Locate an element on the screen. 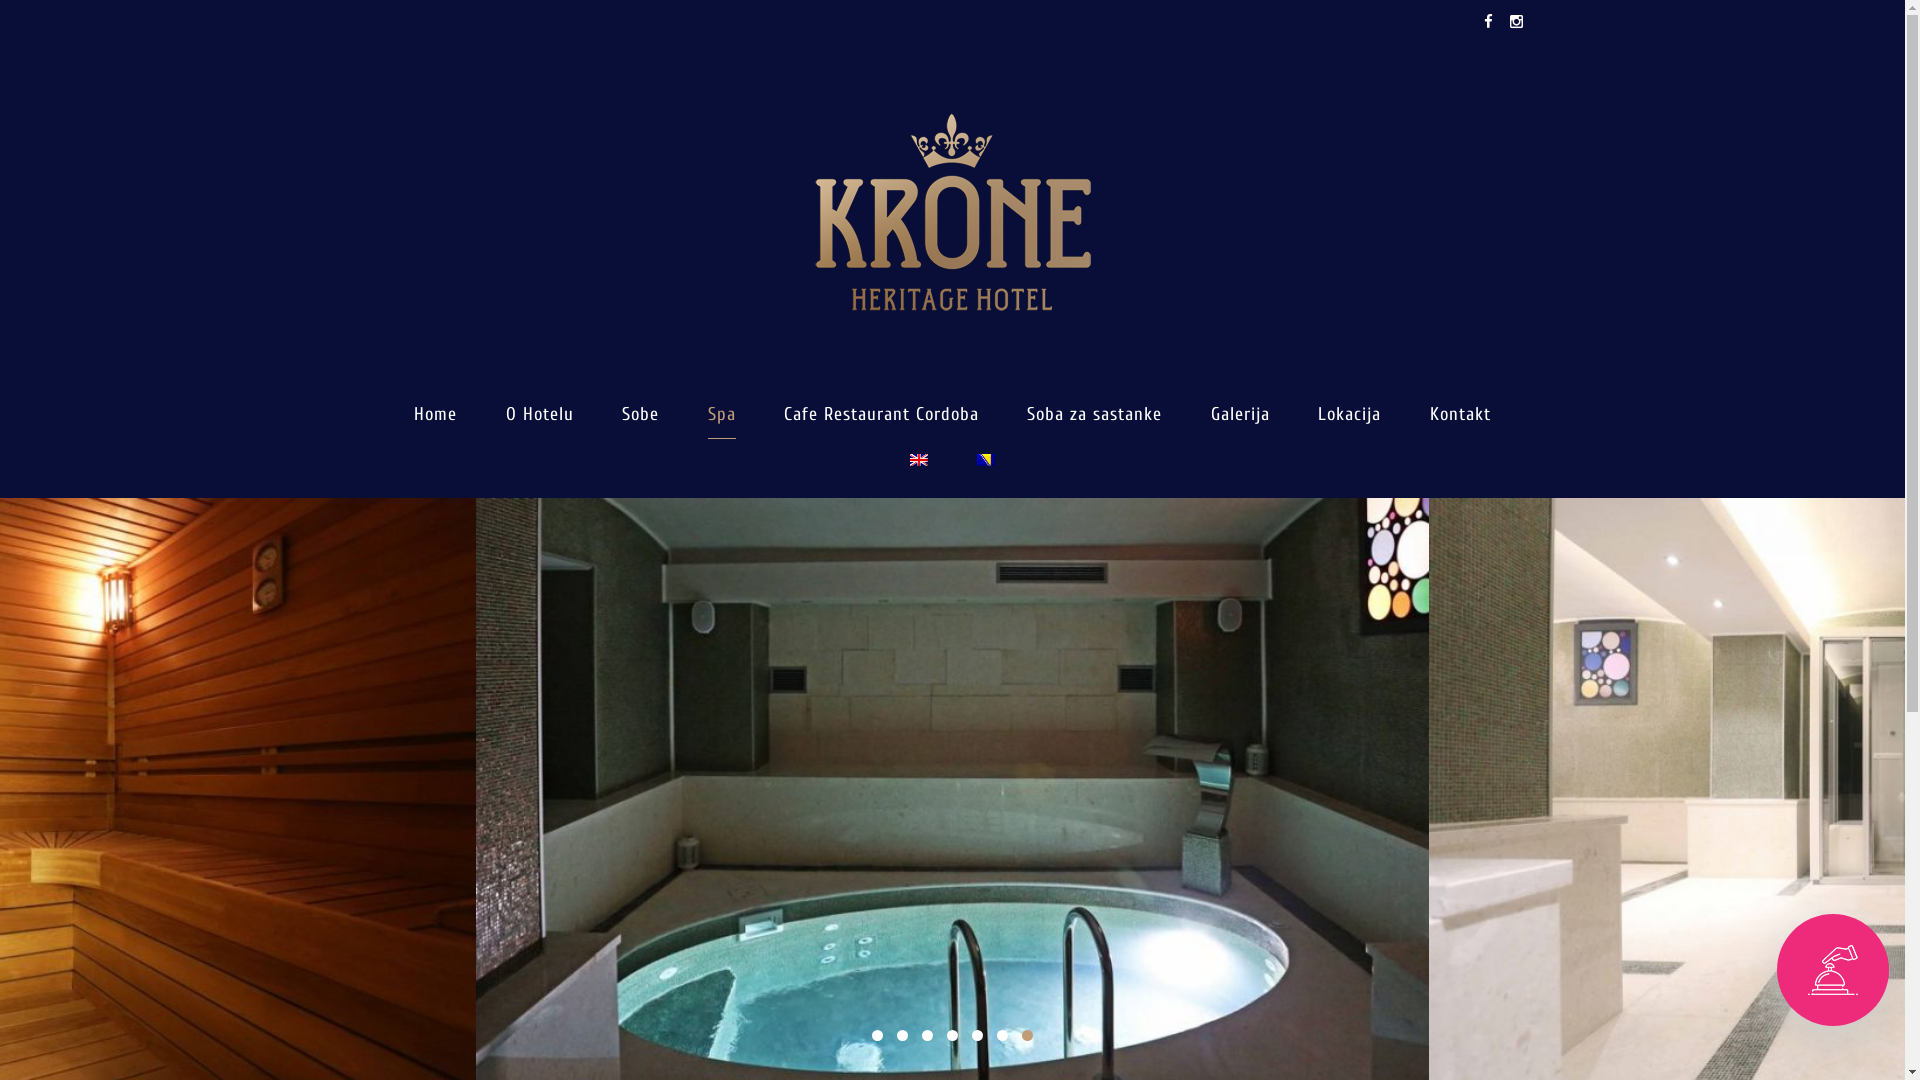 The image size is (1920, 1080). 'Soba za sastanke' is located at coordinates (1093, 414).